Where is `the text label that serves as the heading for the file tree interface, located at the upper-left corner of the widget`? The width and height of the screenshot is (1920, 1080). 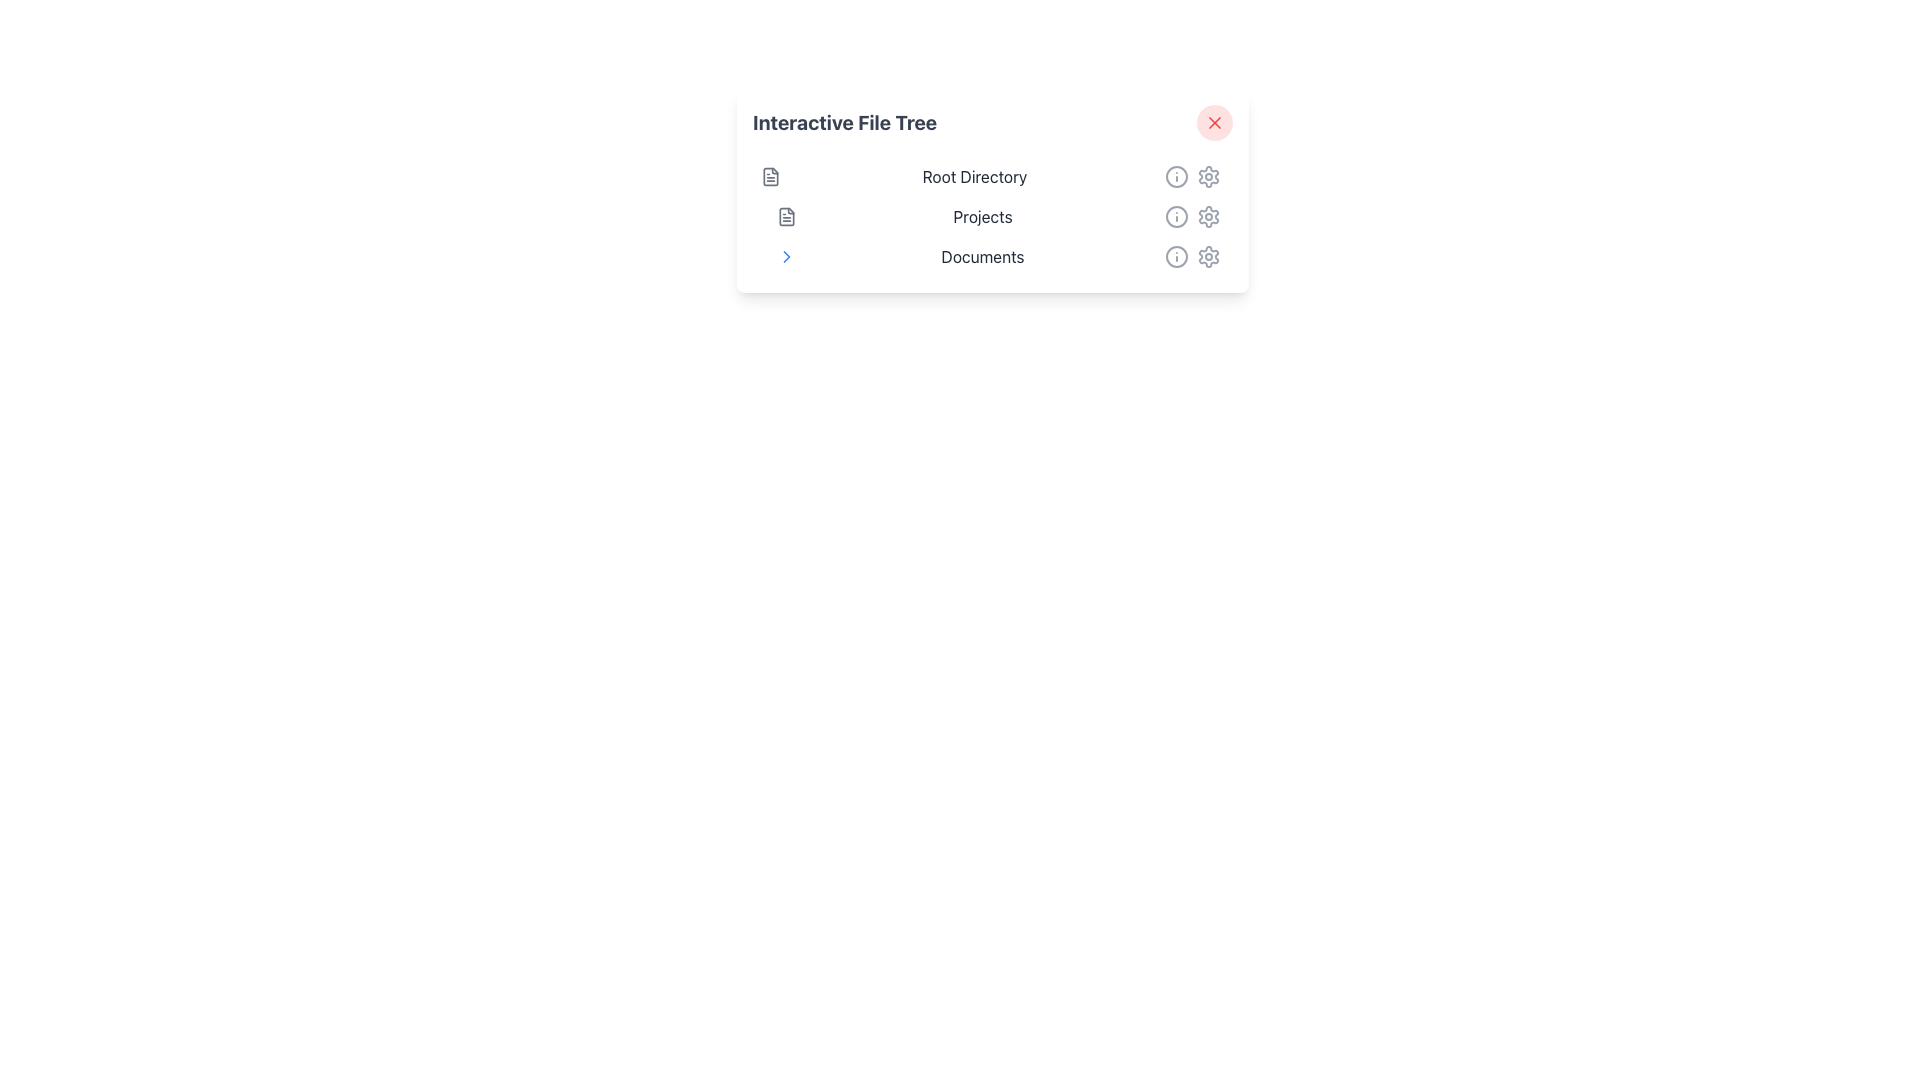 the text label that serves as the heading for the file tree interface, located at the upper-left corner of the widget is located at coordinates (845, 123).